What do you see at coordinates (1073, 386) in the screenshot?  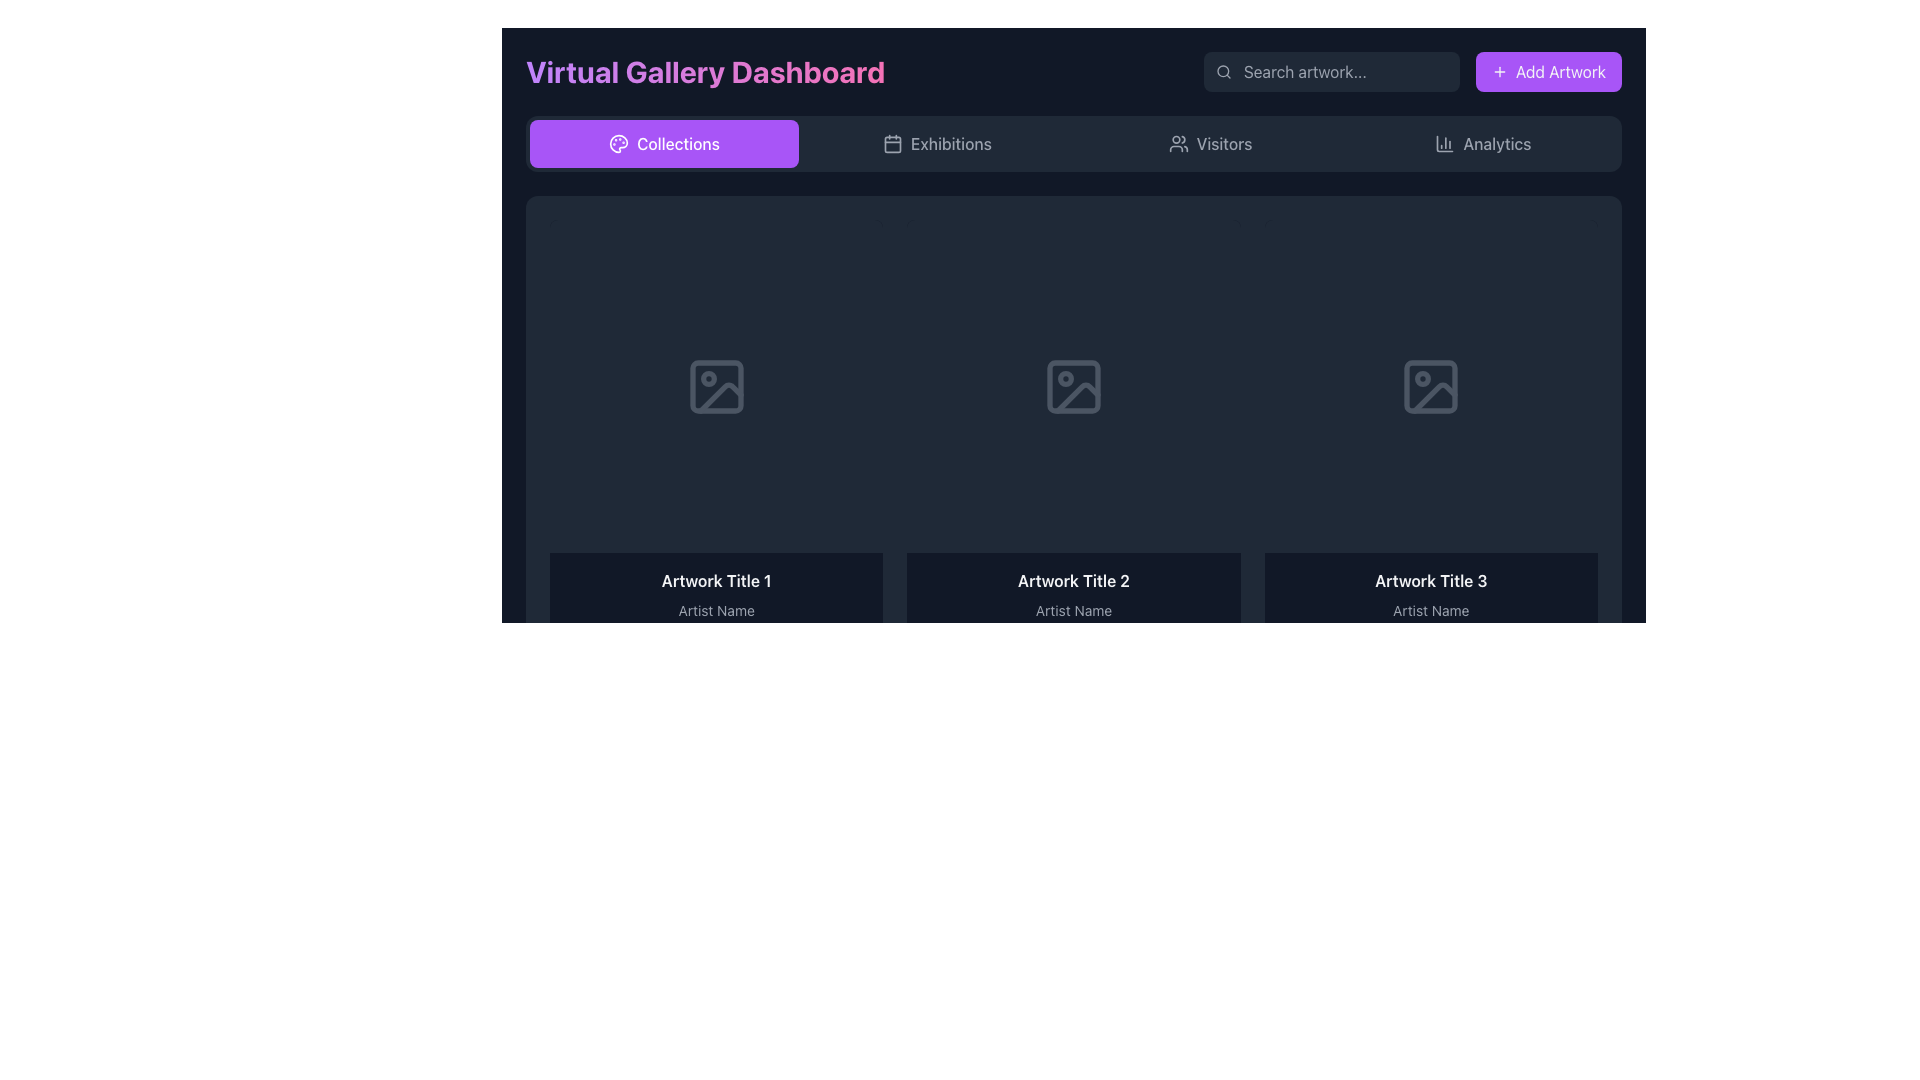 I see `the image placeholder or preview frame located in the middle column of the grid layout within the 'Collections' section, positioned above the text 'Artwork Title 2' and 'Artist Name'` at bounding box center [1073, 386].